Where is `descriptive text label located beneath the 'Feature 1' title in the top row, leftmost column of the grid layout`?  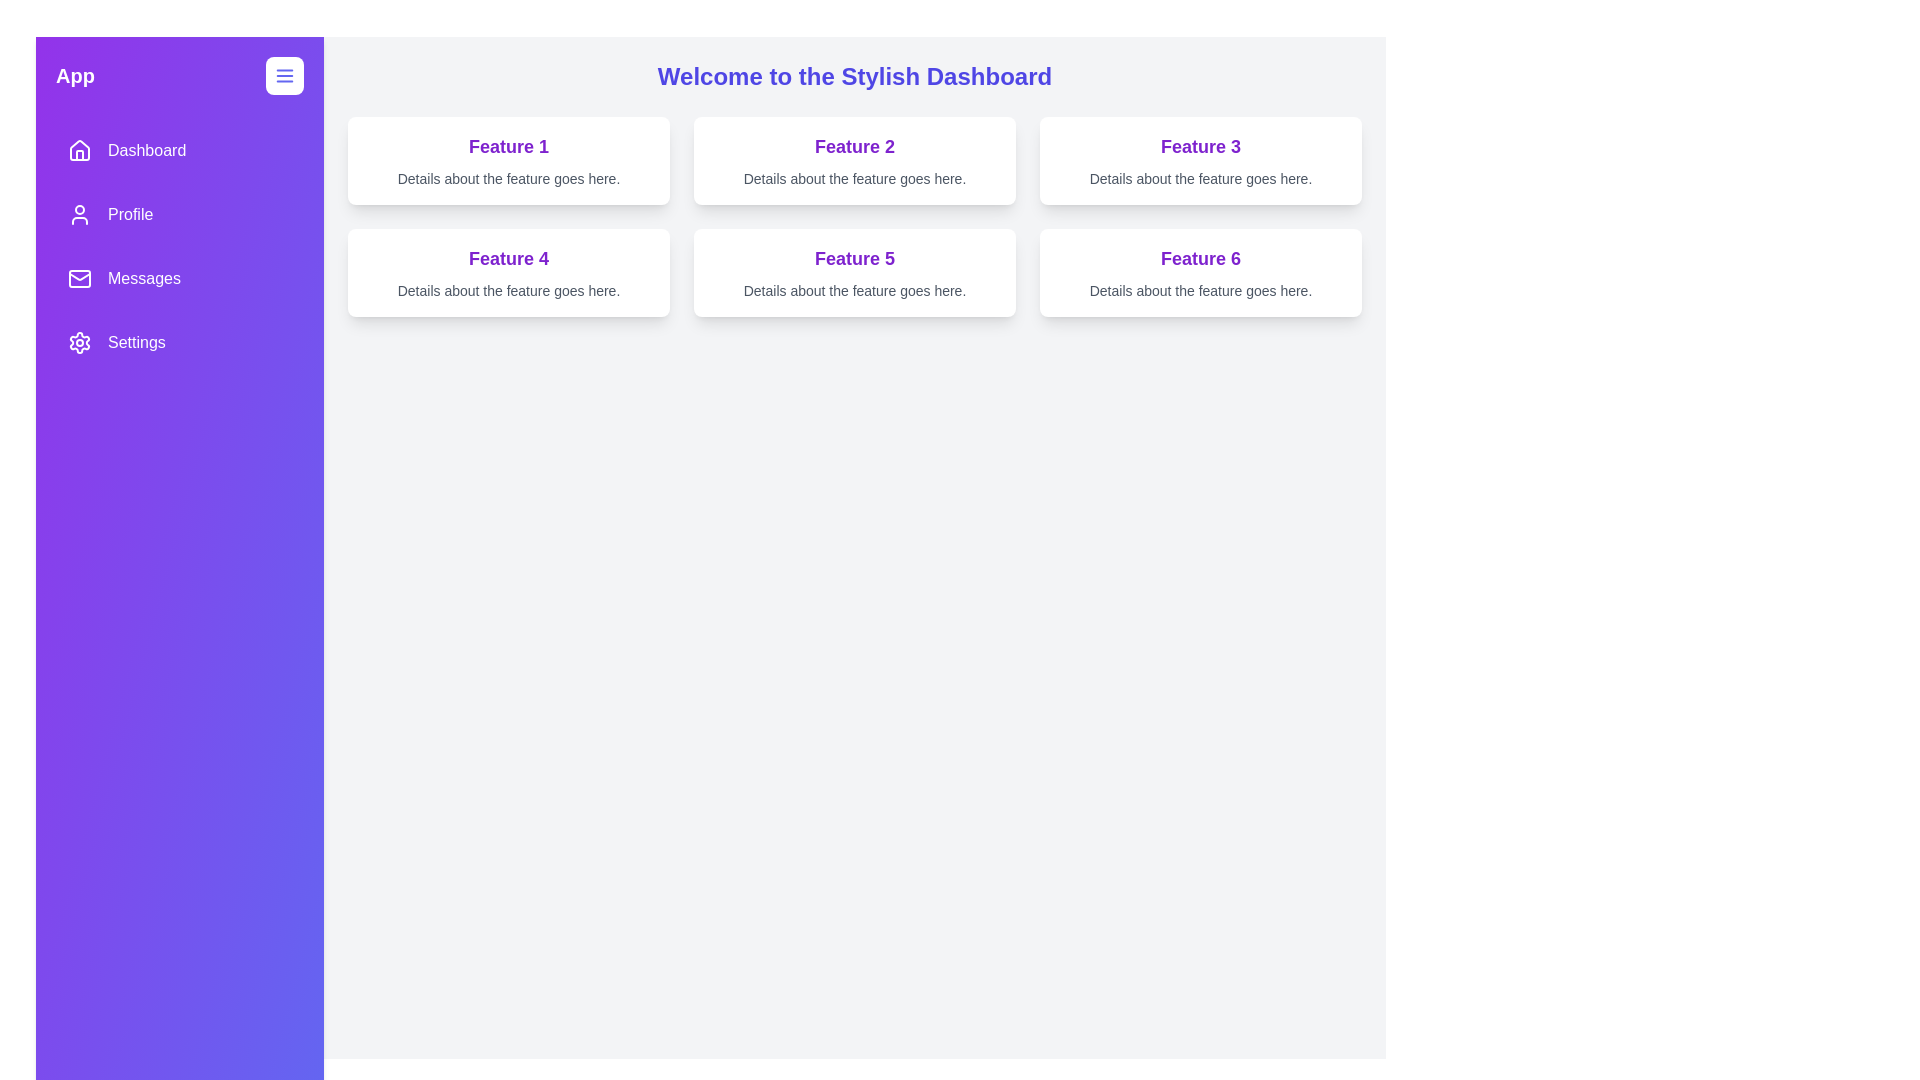
descriptive text label located beneath the 'Feature 1' title in the top row, leftmost column of the grid layout is located at coordinates (508, 177).